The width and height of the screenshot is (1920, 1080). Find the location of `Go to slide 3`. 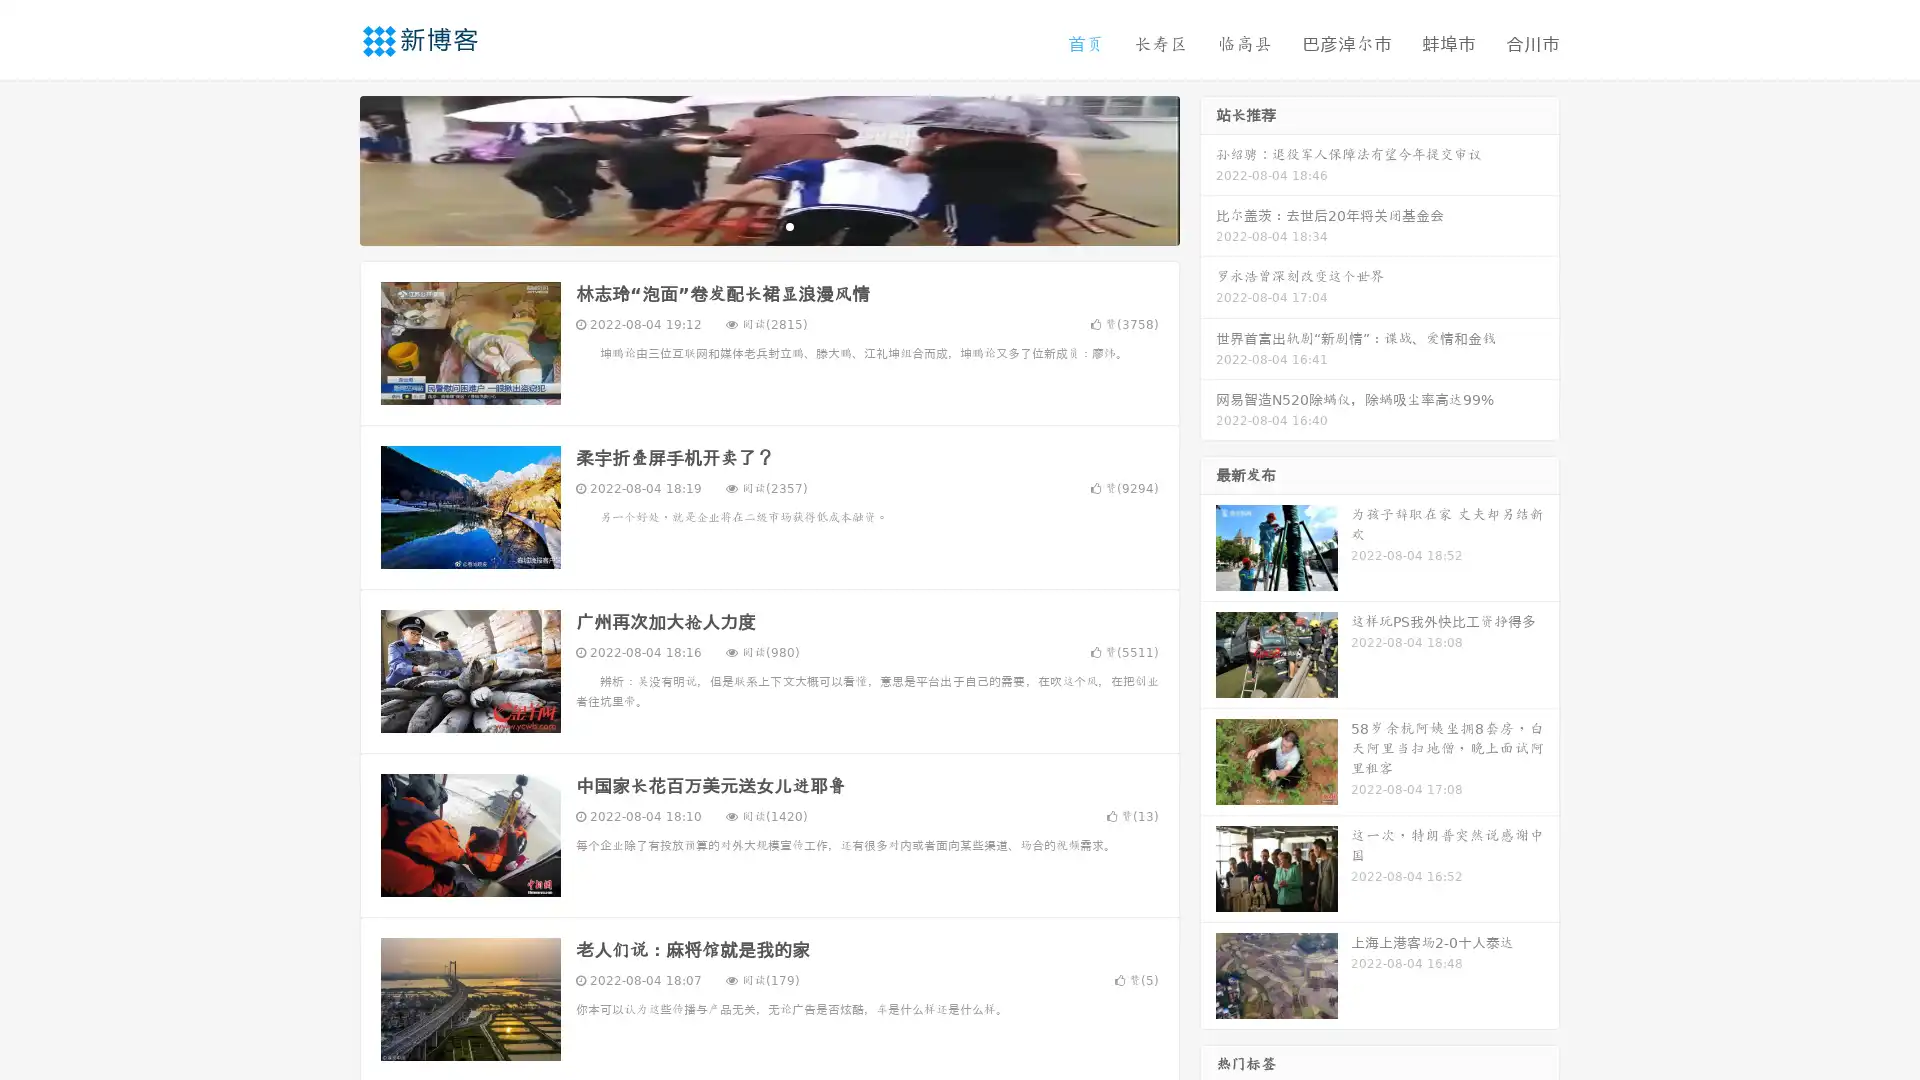

Go to slide 3 is located at coordinates (789, 225).